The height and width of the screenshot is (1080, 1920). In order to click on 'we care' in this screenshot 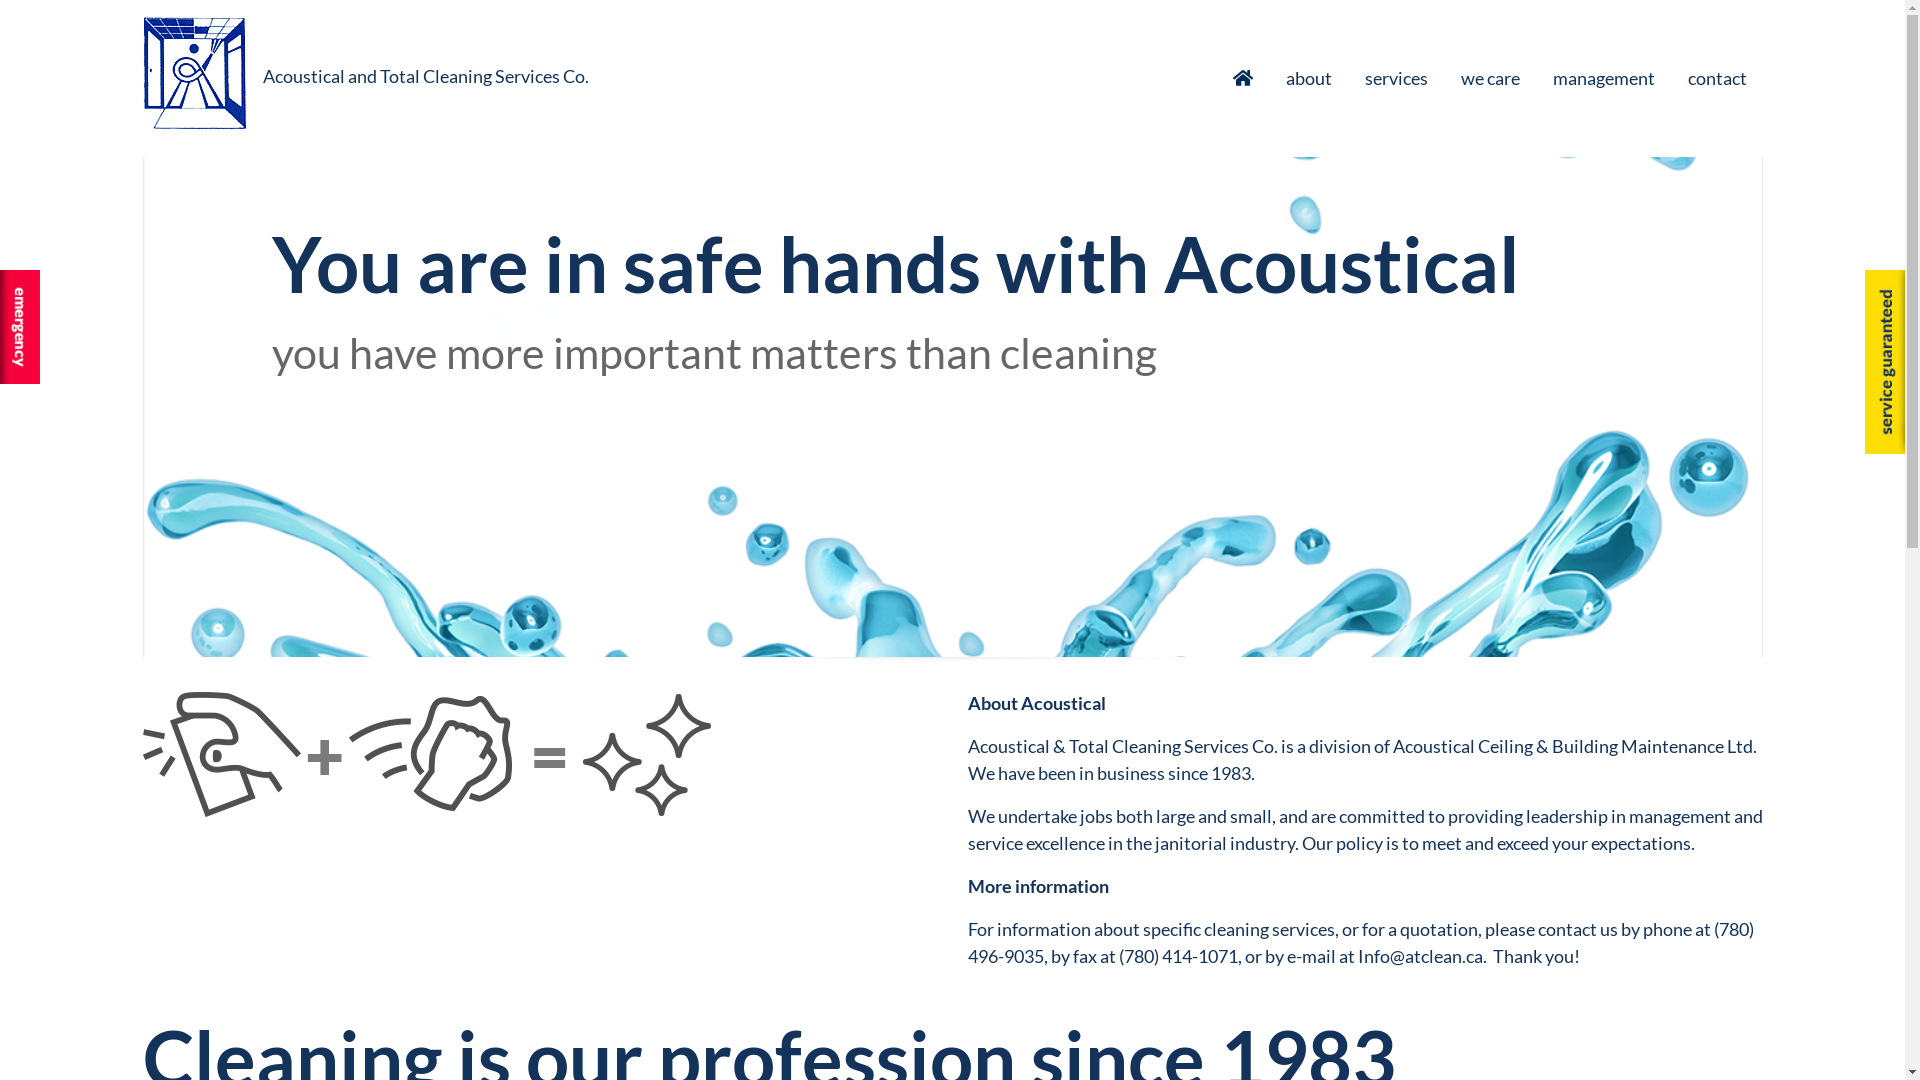, I will do `click(1490, 77)`.